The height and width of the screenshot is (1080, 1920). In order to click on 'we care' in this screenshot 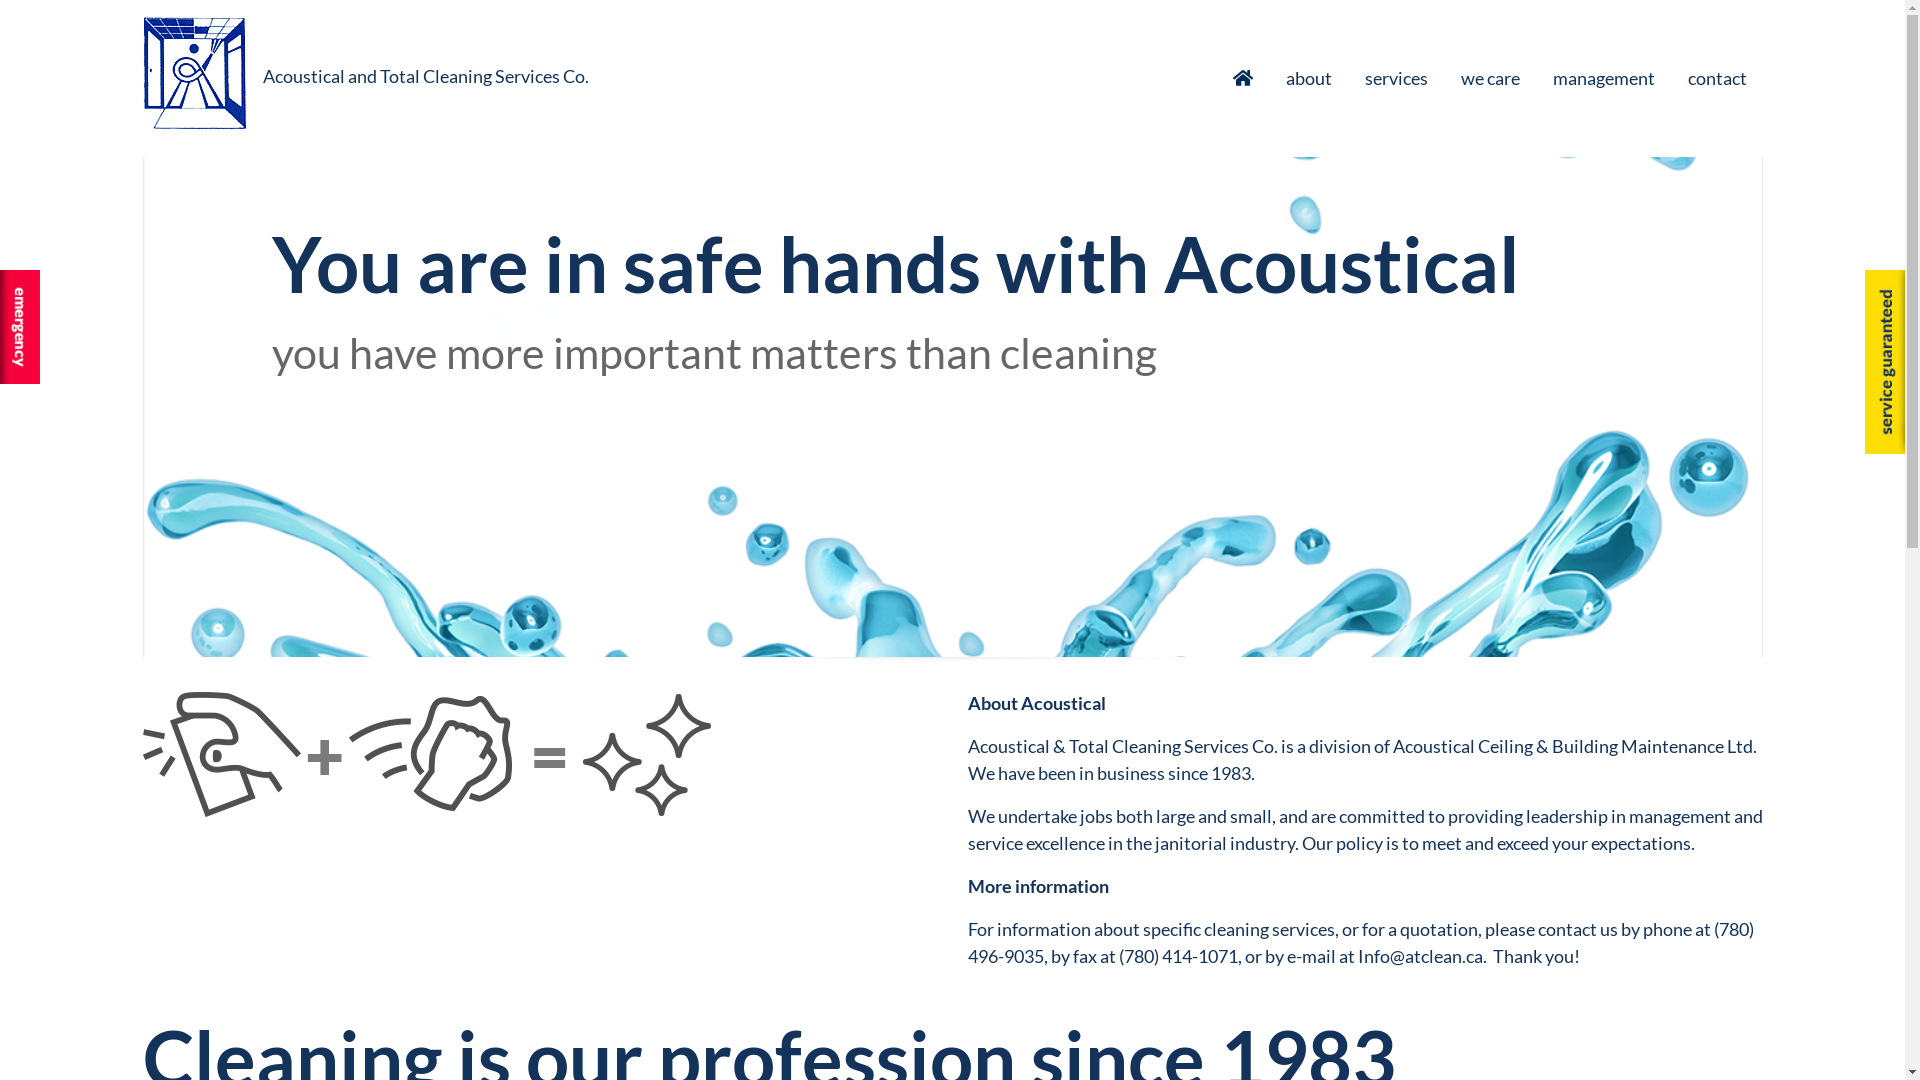, I will do `click(1490, 77)`.